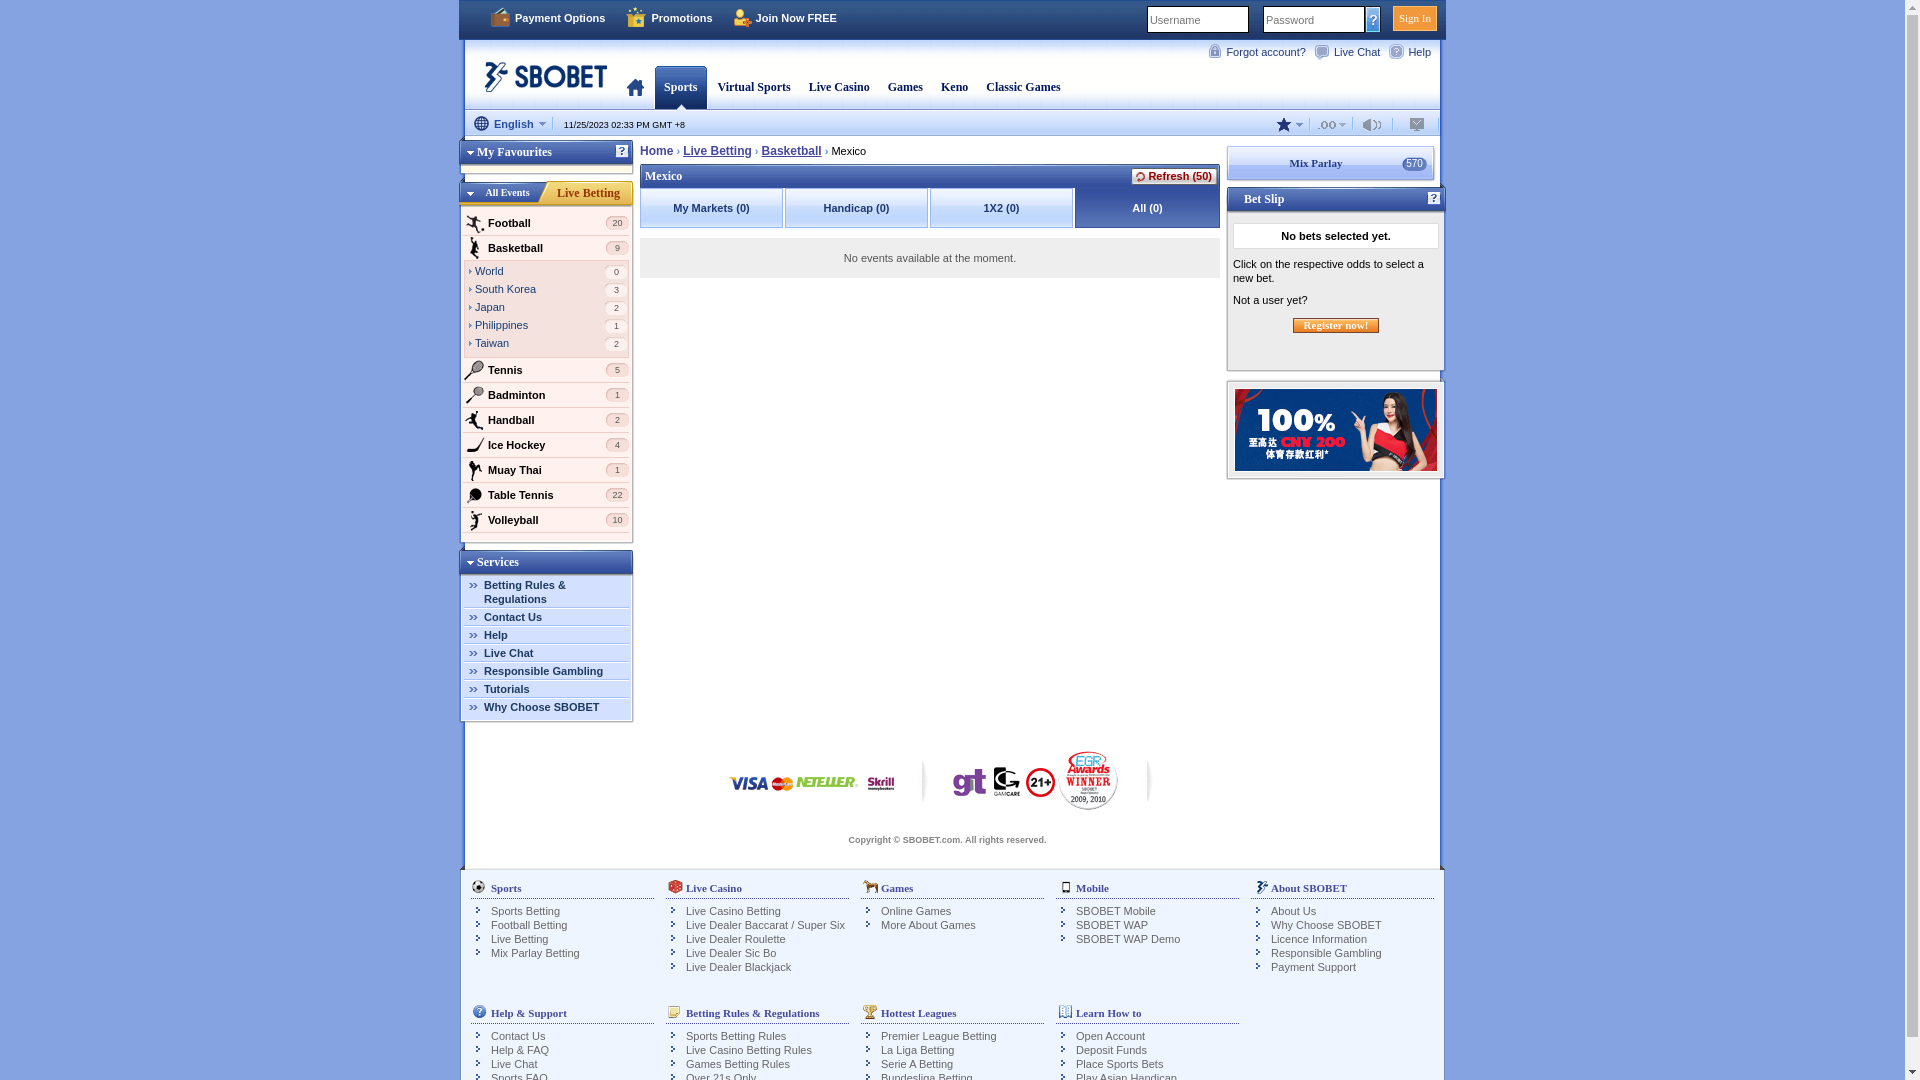 This screenshot has height=1080, width=1920. What do you see at coordinates (880, 792) in the screenshot?
I see `'Payment Powered by Skrill (Moneybookers) - Click to View All'` at bounding box center [880, 792].